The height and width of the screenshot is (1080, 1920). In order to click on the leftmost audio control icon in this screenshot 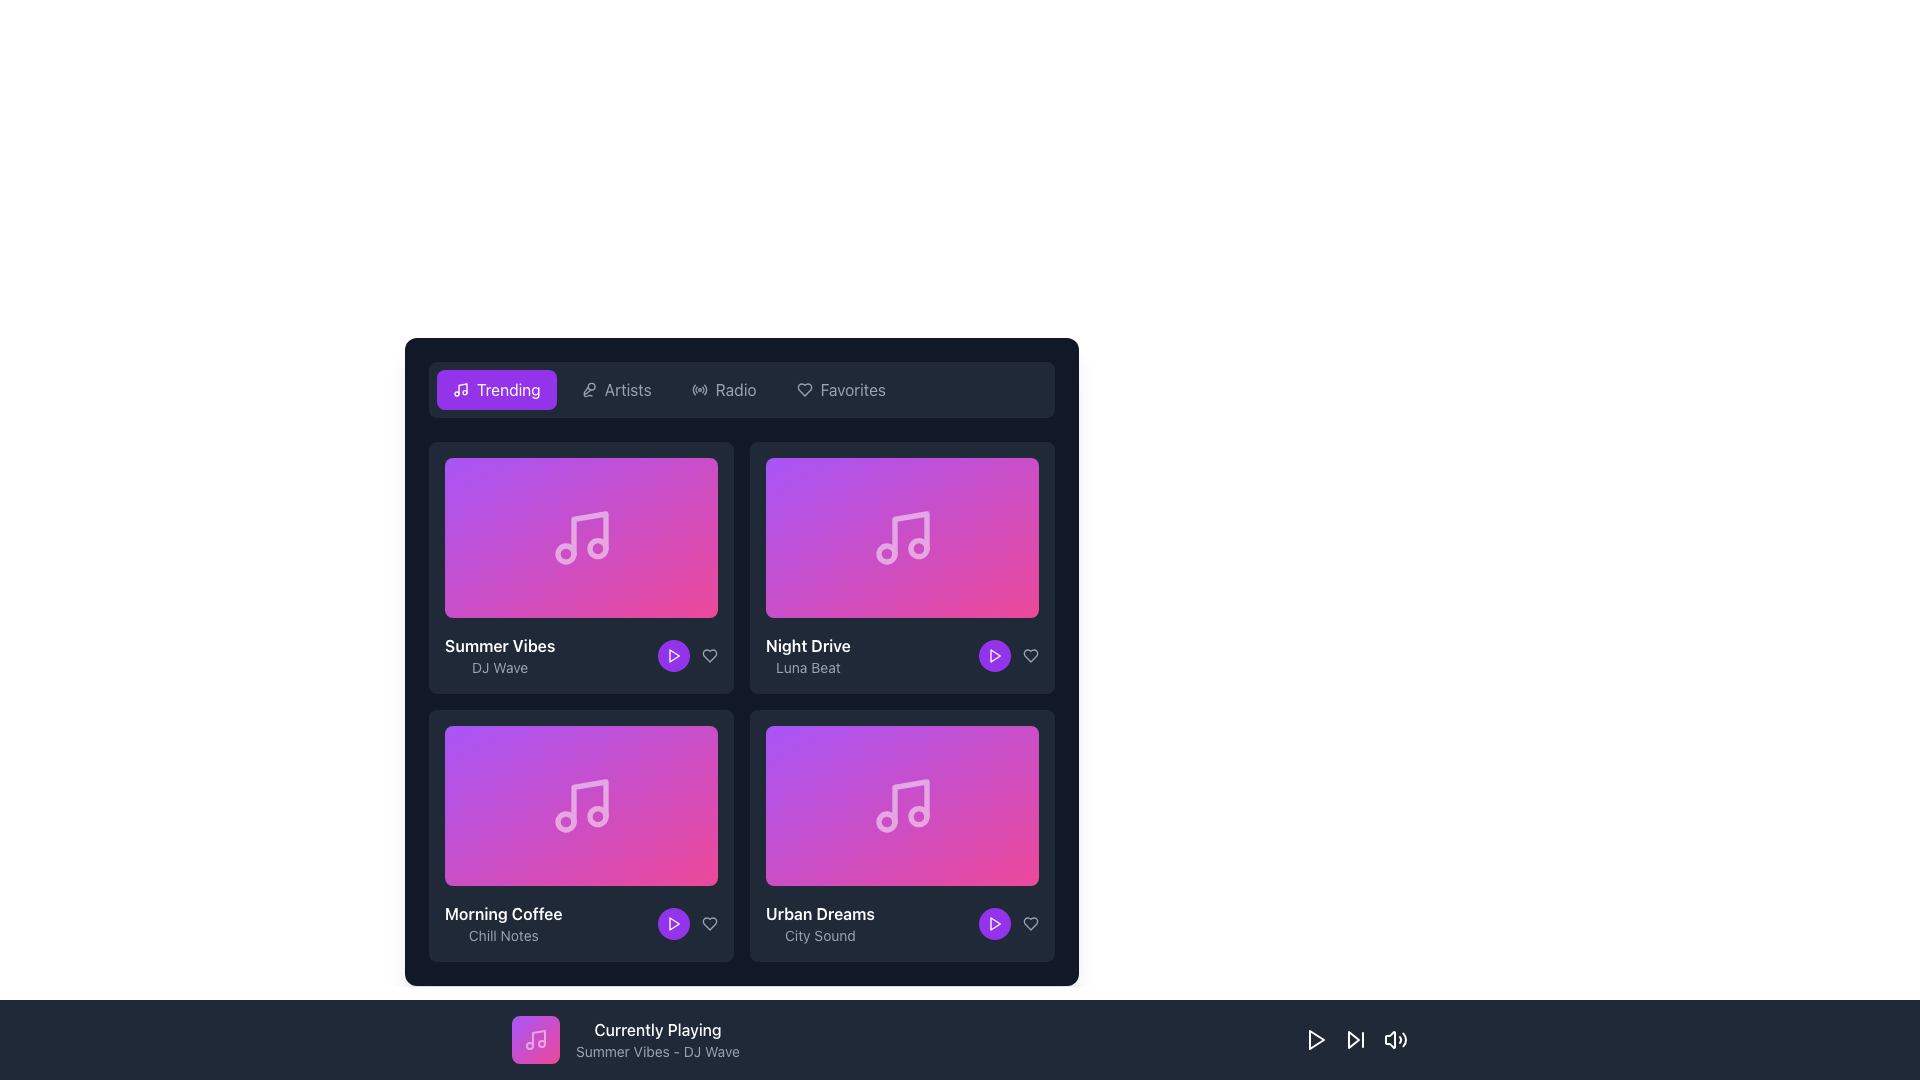, I will do `click(1389, 1039)`.